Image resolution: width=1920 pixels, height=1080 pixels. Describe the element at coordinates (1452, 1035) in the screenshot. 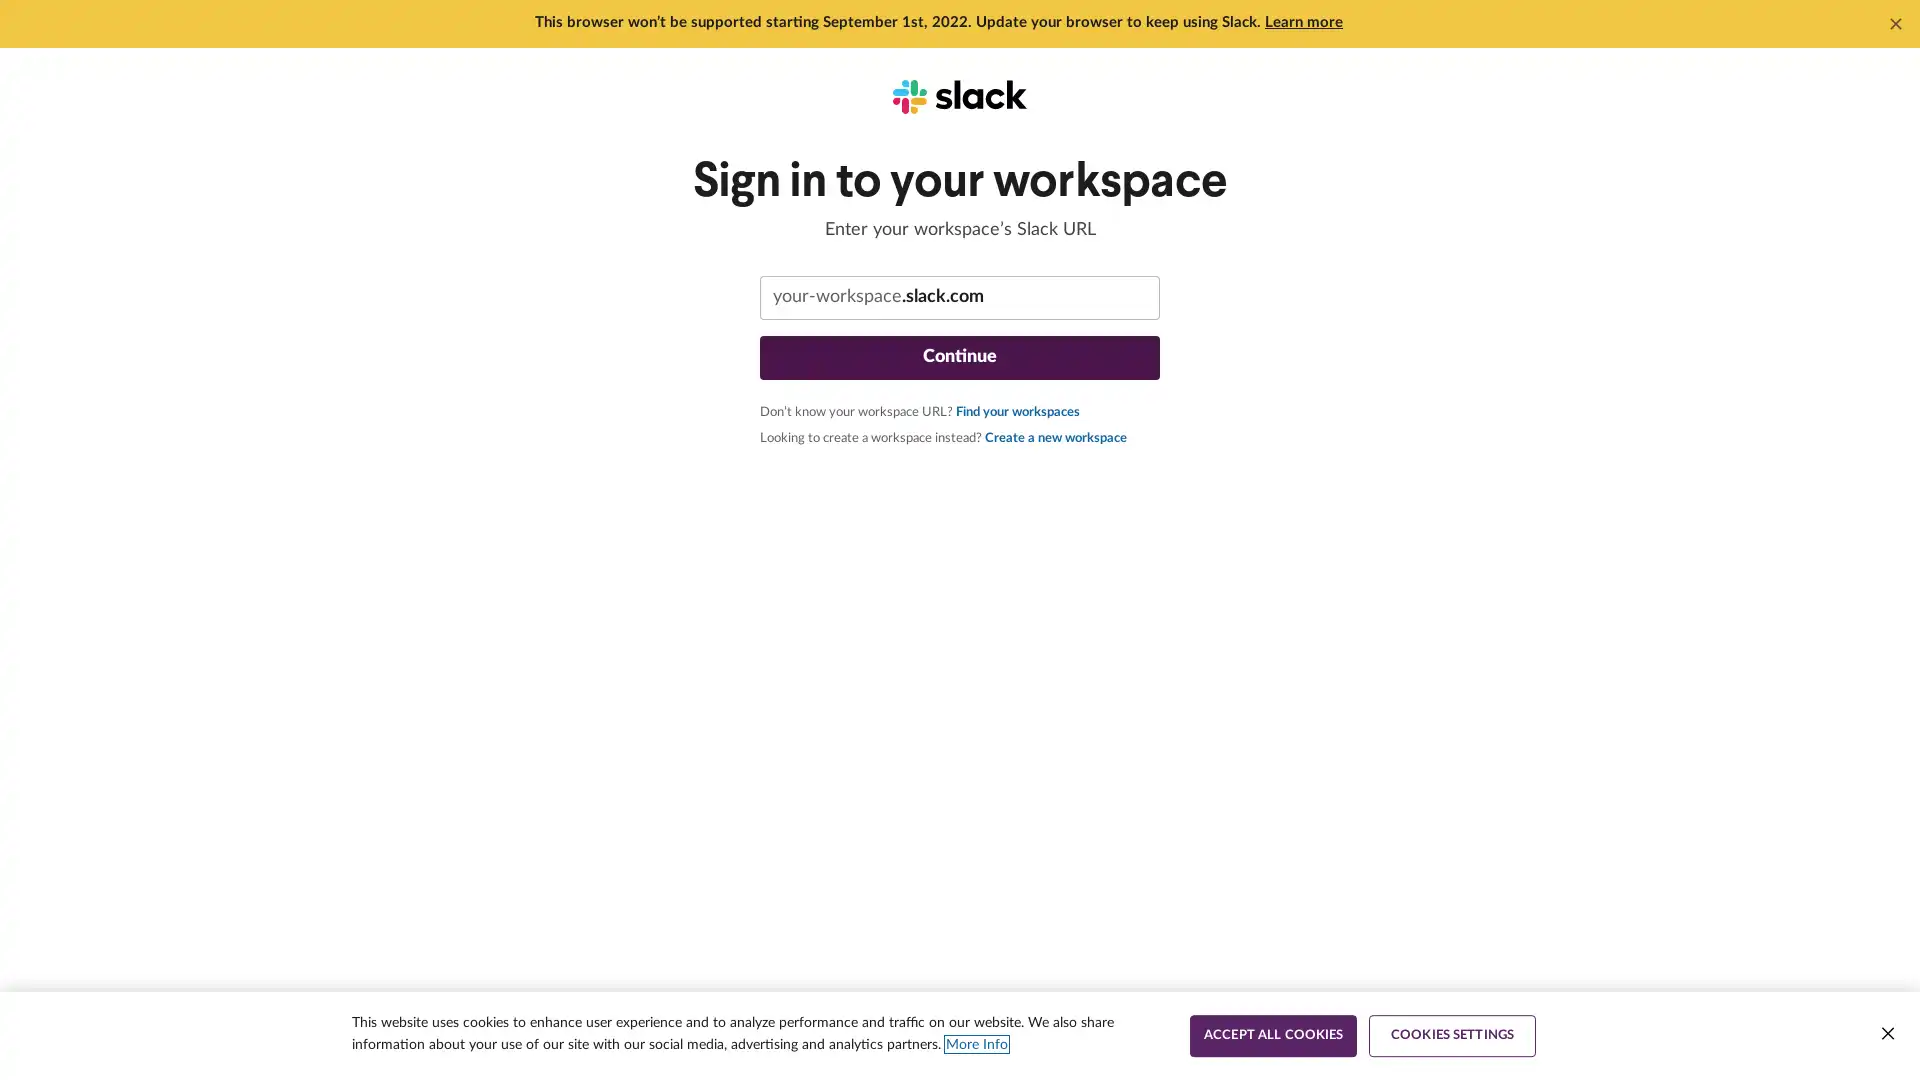

I see `COOKIES SETTINGS` at that location.